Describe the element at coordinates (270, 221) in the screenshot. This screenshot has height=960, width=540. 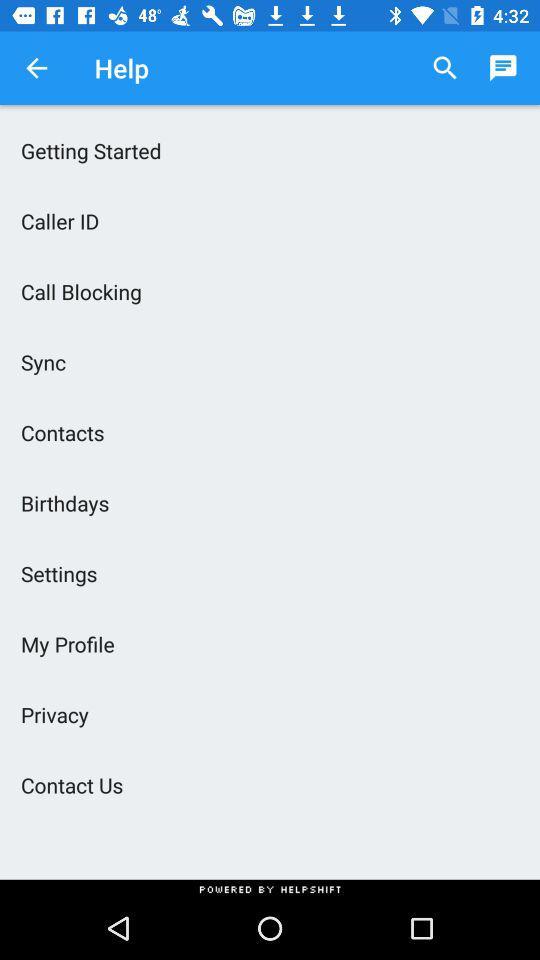
I see `caller id icon` at that location.